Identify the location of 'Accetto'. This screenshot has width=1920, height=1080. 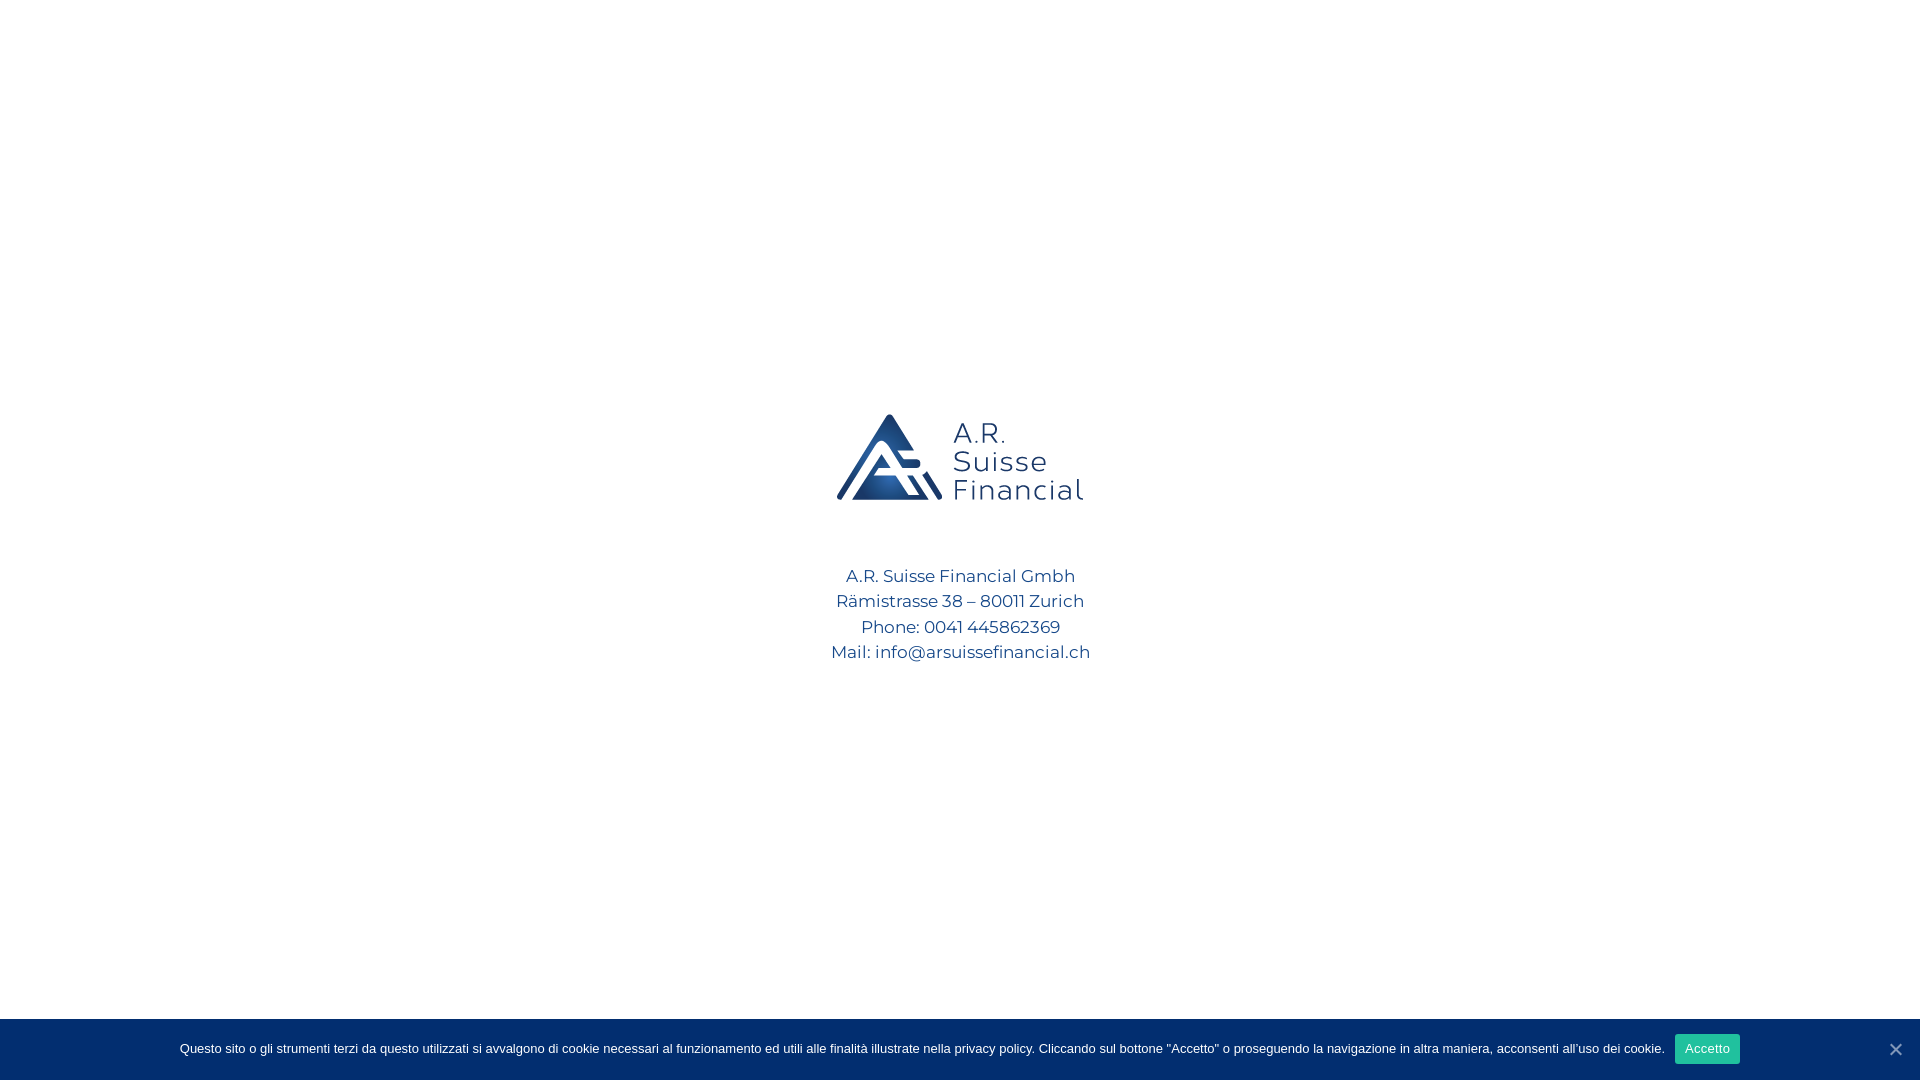
(1706, 1048).